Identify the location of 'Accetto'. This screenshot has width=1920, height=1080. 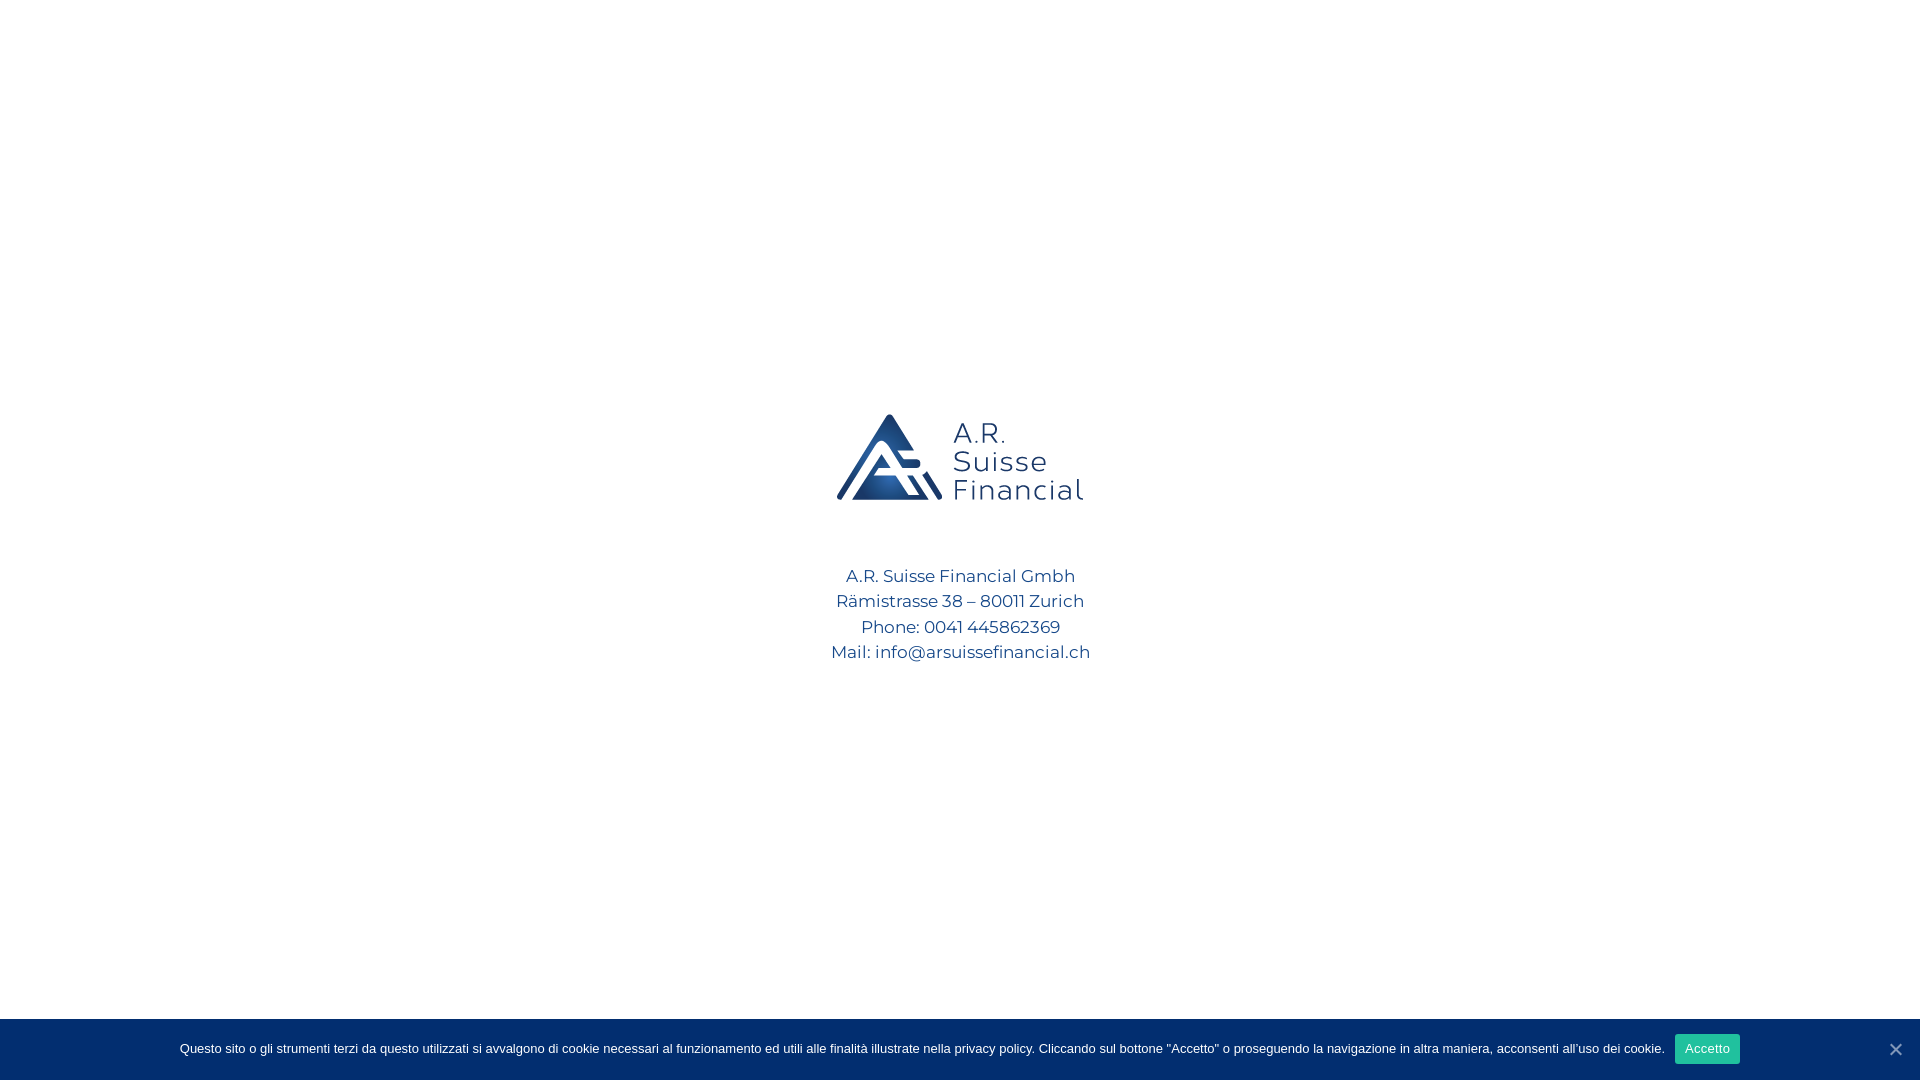
(1706, 1048).